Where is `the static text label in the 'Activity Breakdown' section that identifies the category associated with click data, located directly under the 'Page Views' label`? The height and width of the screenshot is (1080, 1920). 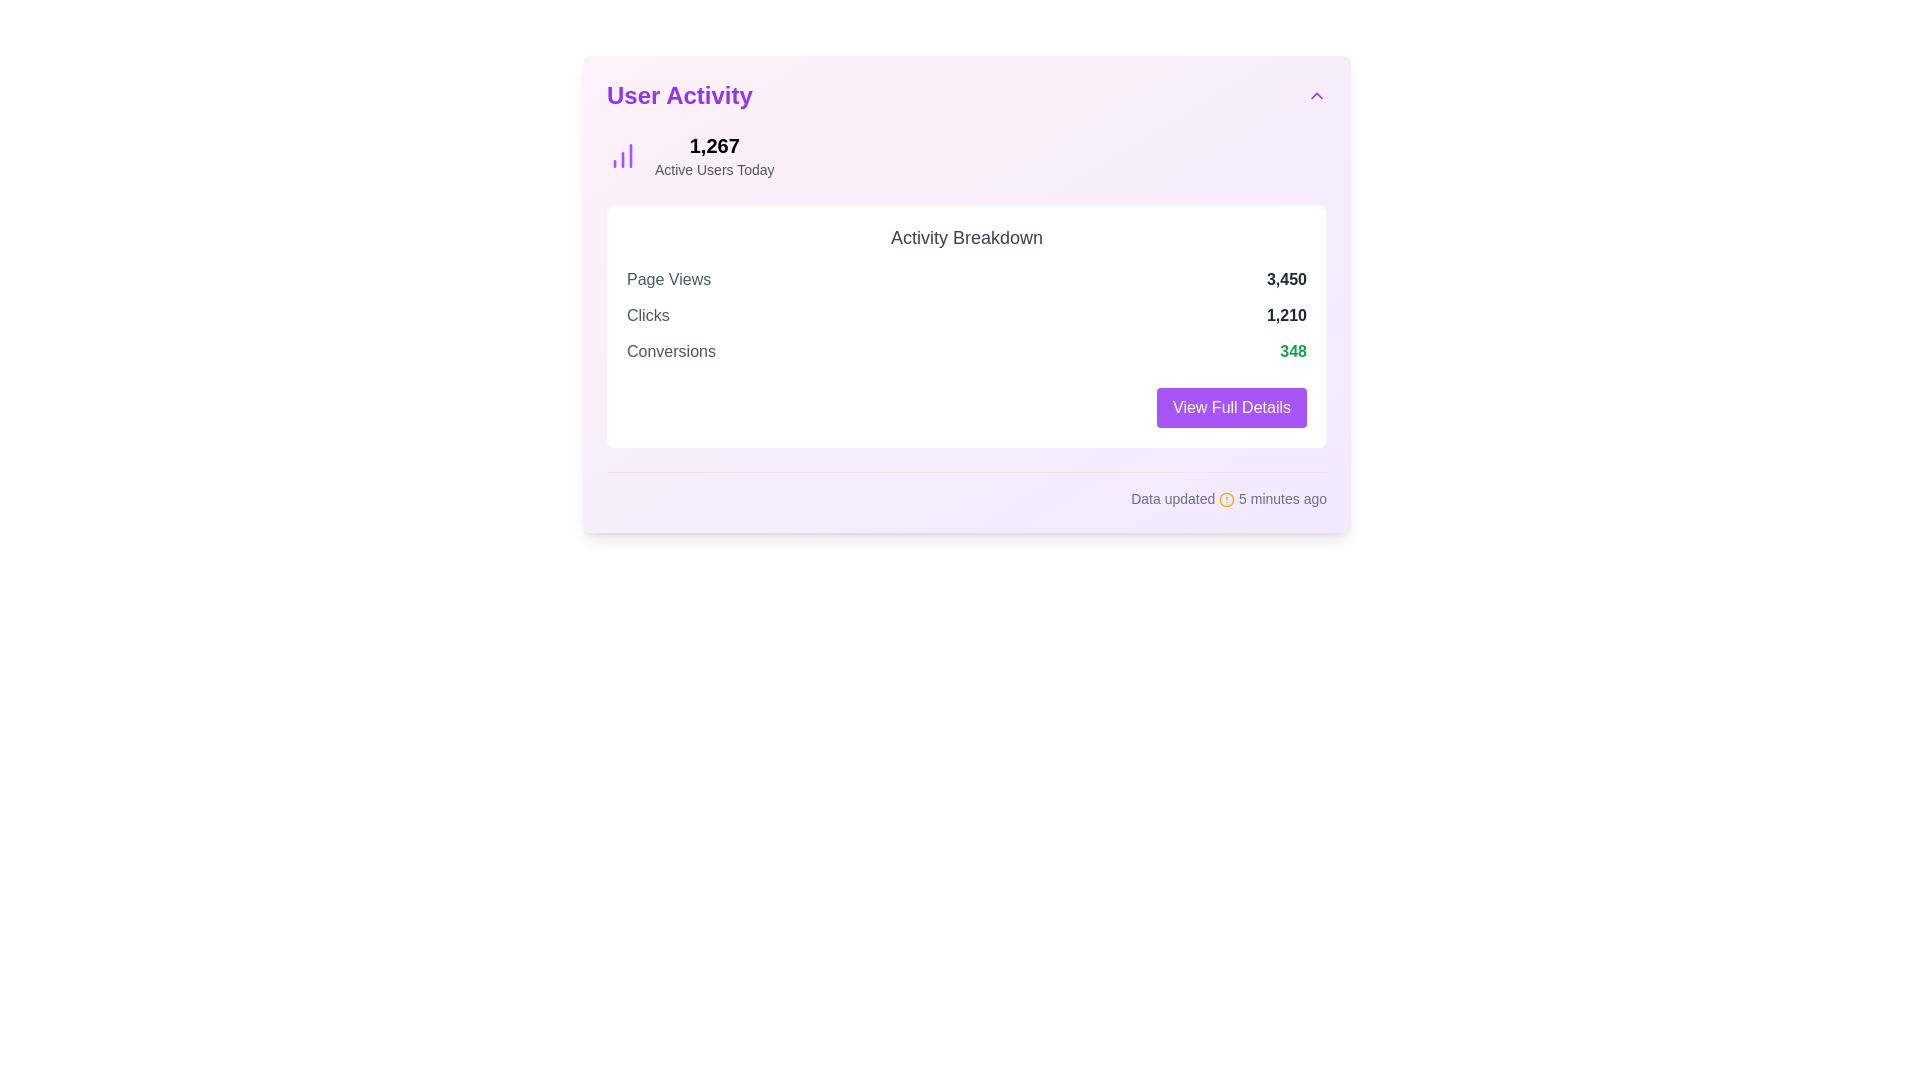 the static text label in the 'Activity Breakdown' section that identifies the category associated with click data, located directly under the 'Page Views' label is located at coordinates (648, 315).